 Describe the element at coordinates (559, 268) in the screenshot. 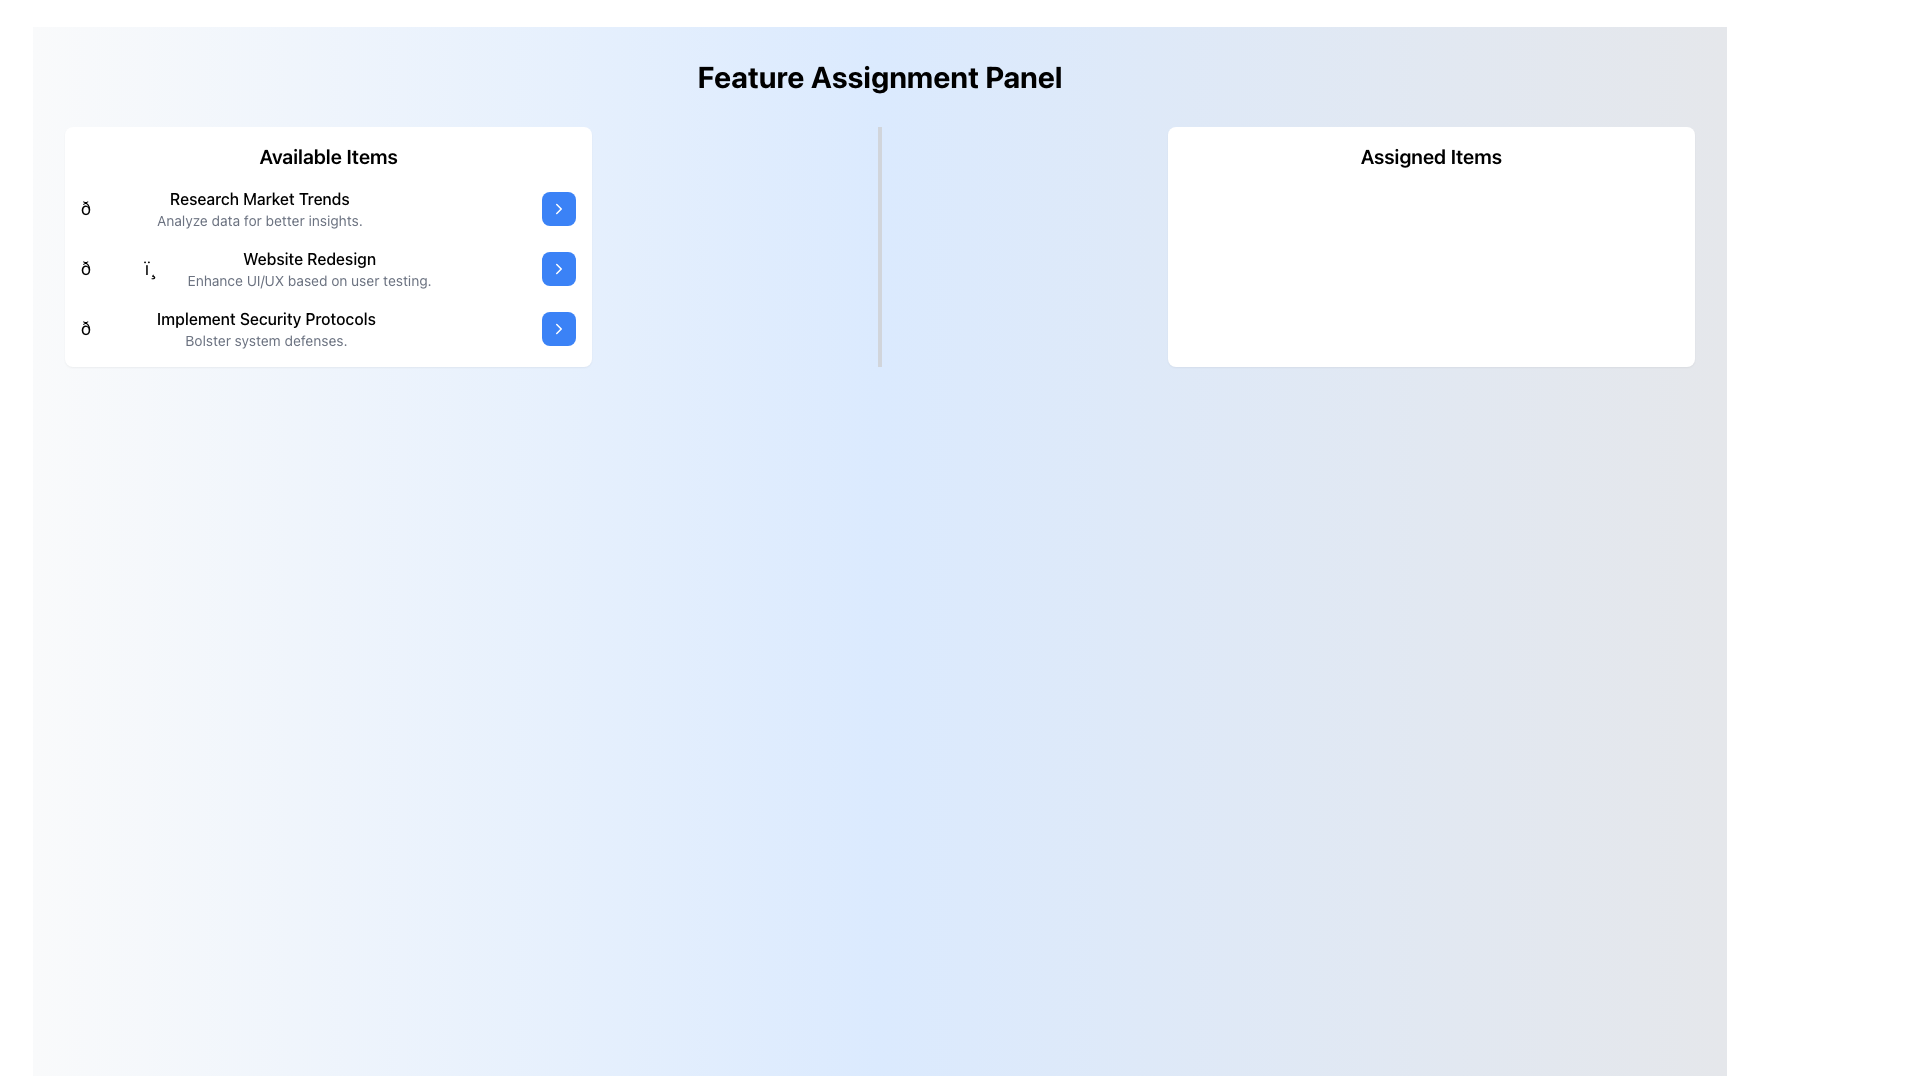

I see `the SVG Icon button aligned to the right of the 'Website Redesign' item in the 'Available Items' section` at that location.